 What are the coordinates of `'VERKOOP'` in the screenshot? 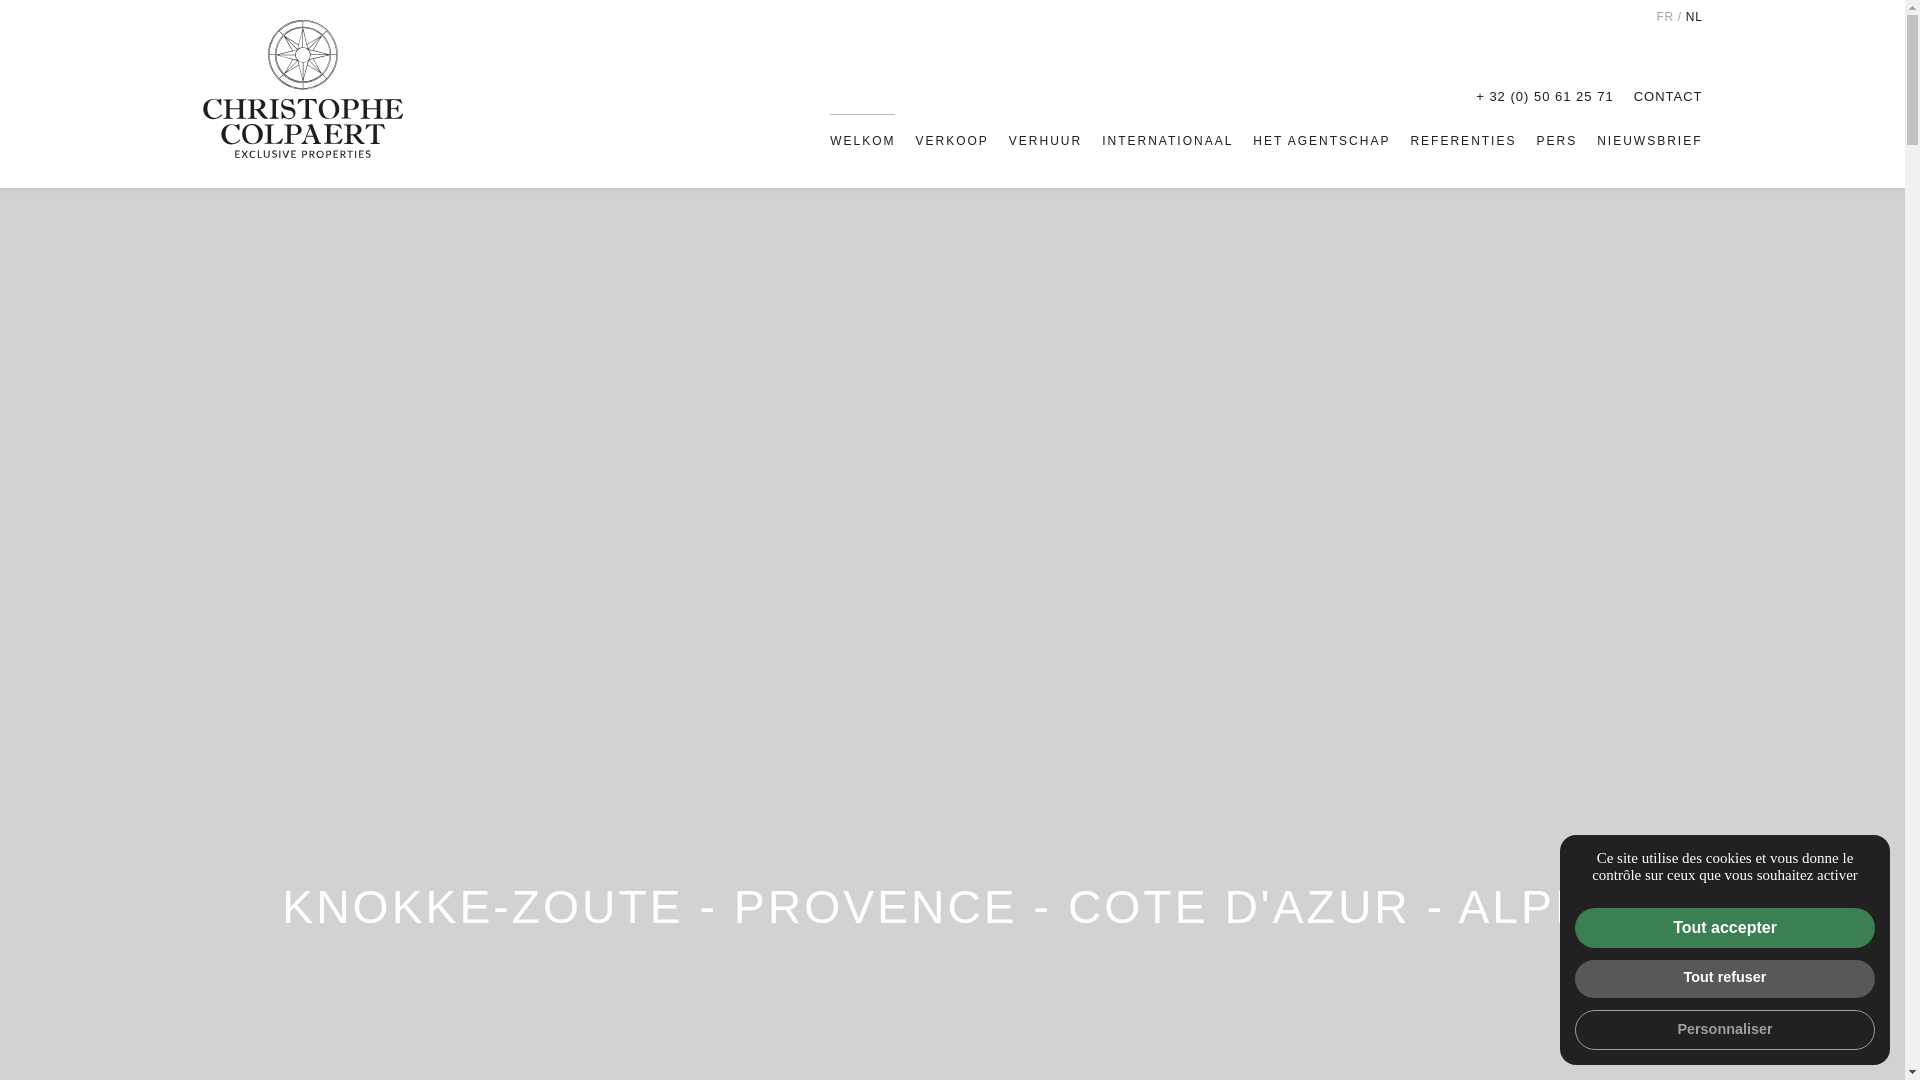 It's located at (914, 140).